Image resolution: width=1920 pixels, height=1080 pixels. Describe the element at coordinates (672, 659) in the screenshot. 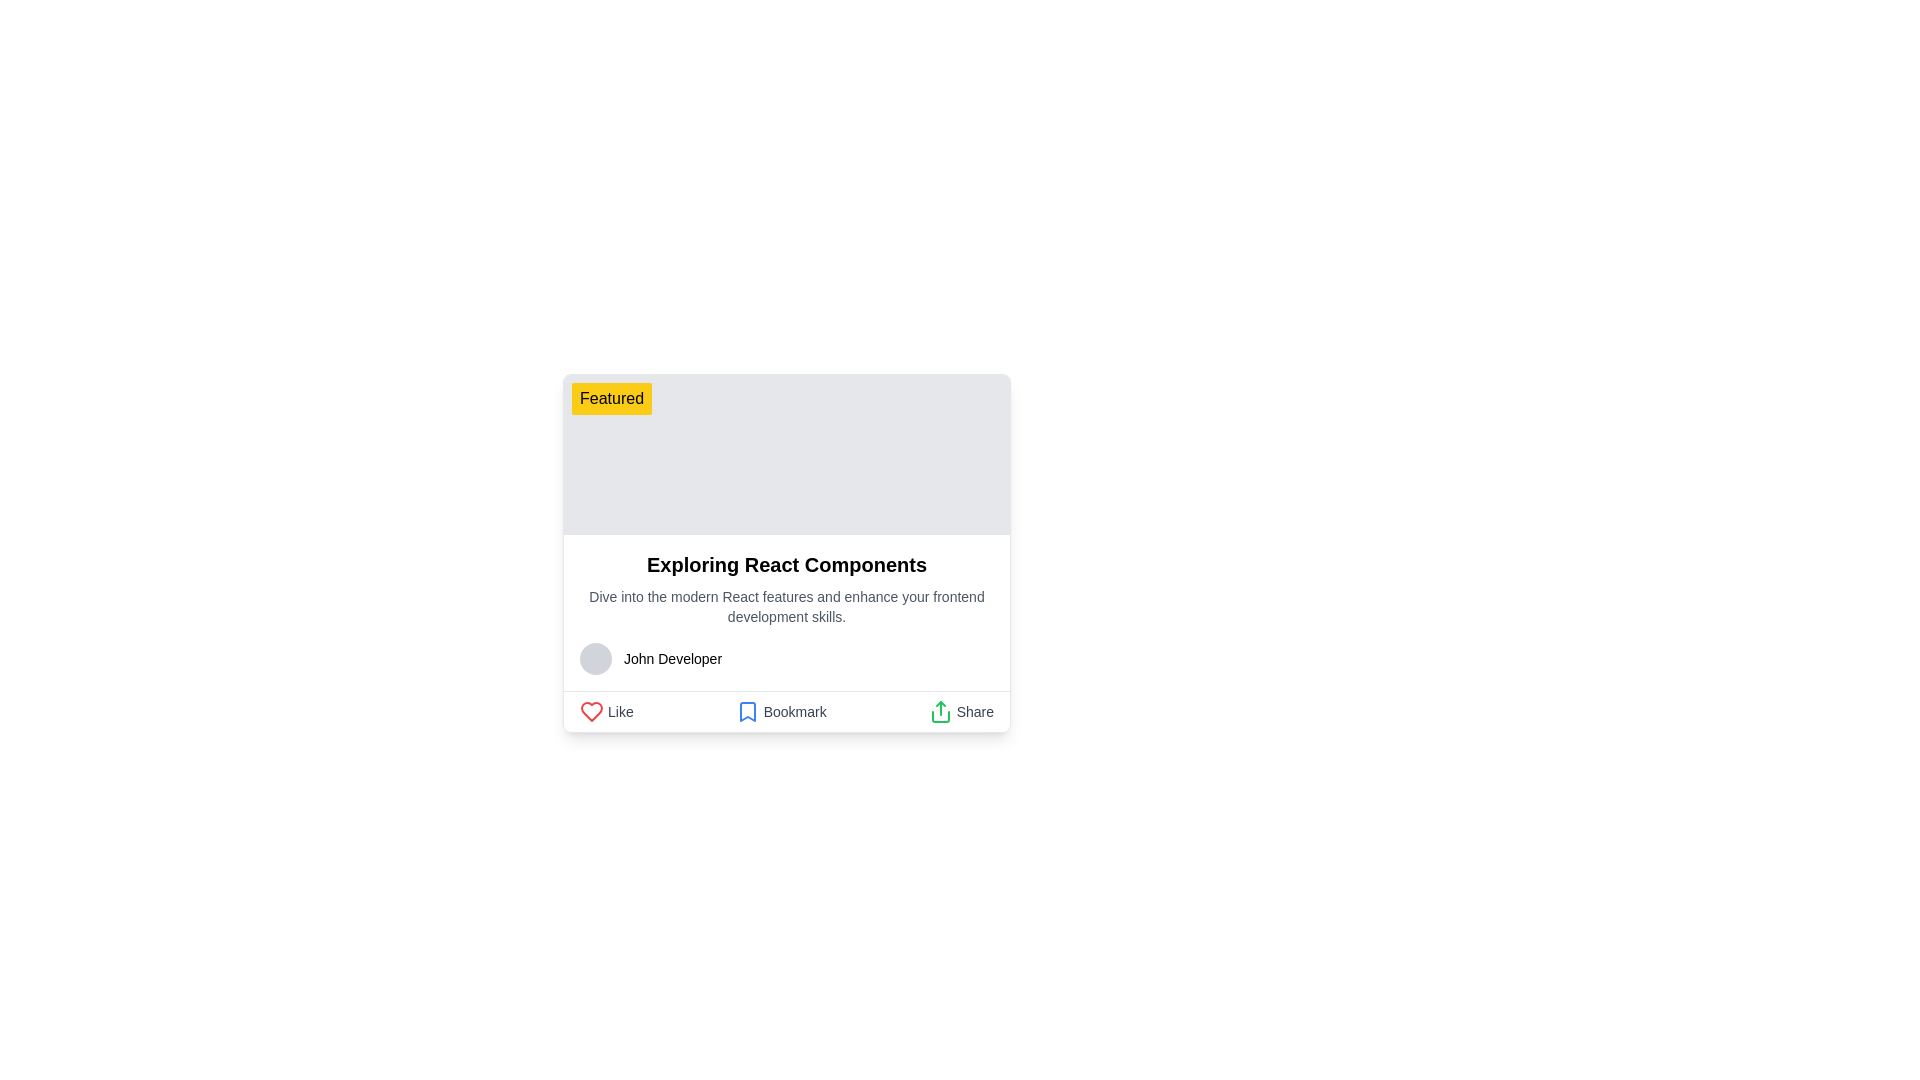

I see `the text label reading 'John Developer', which is styled with a small font size and black text color, located near the center-bottom of the interface adjacent to interactive elements` at that location.